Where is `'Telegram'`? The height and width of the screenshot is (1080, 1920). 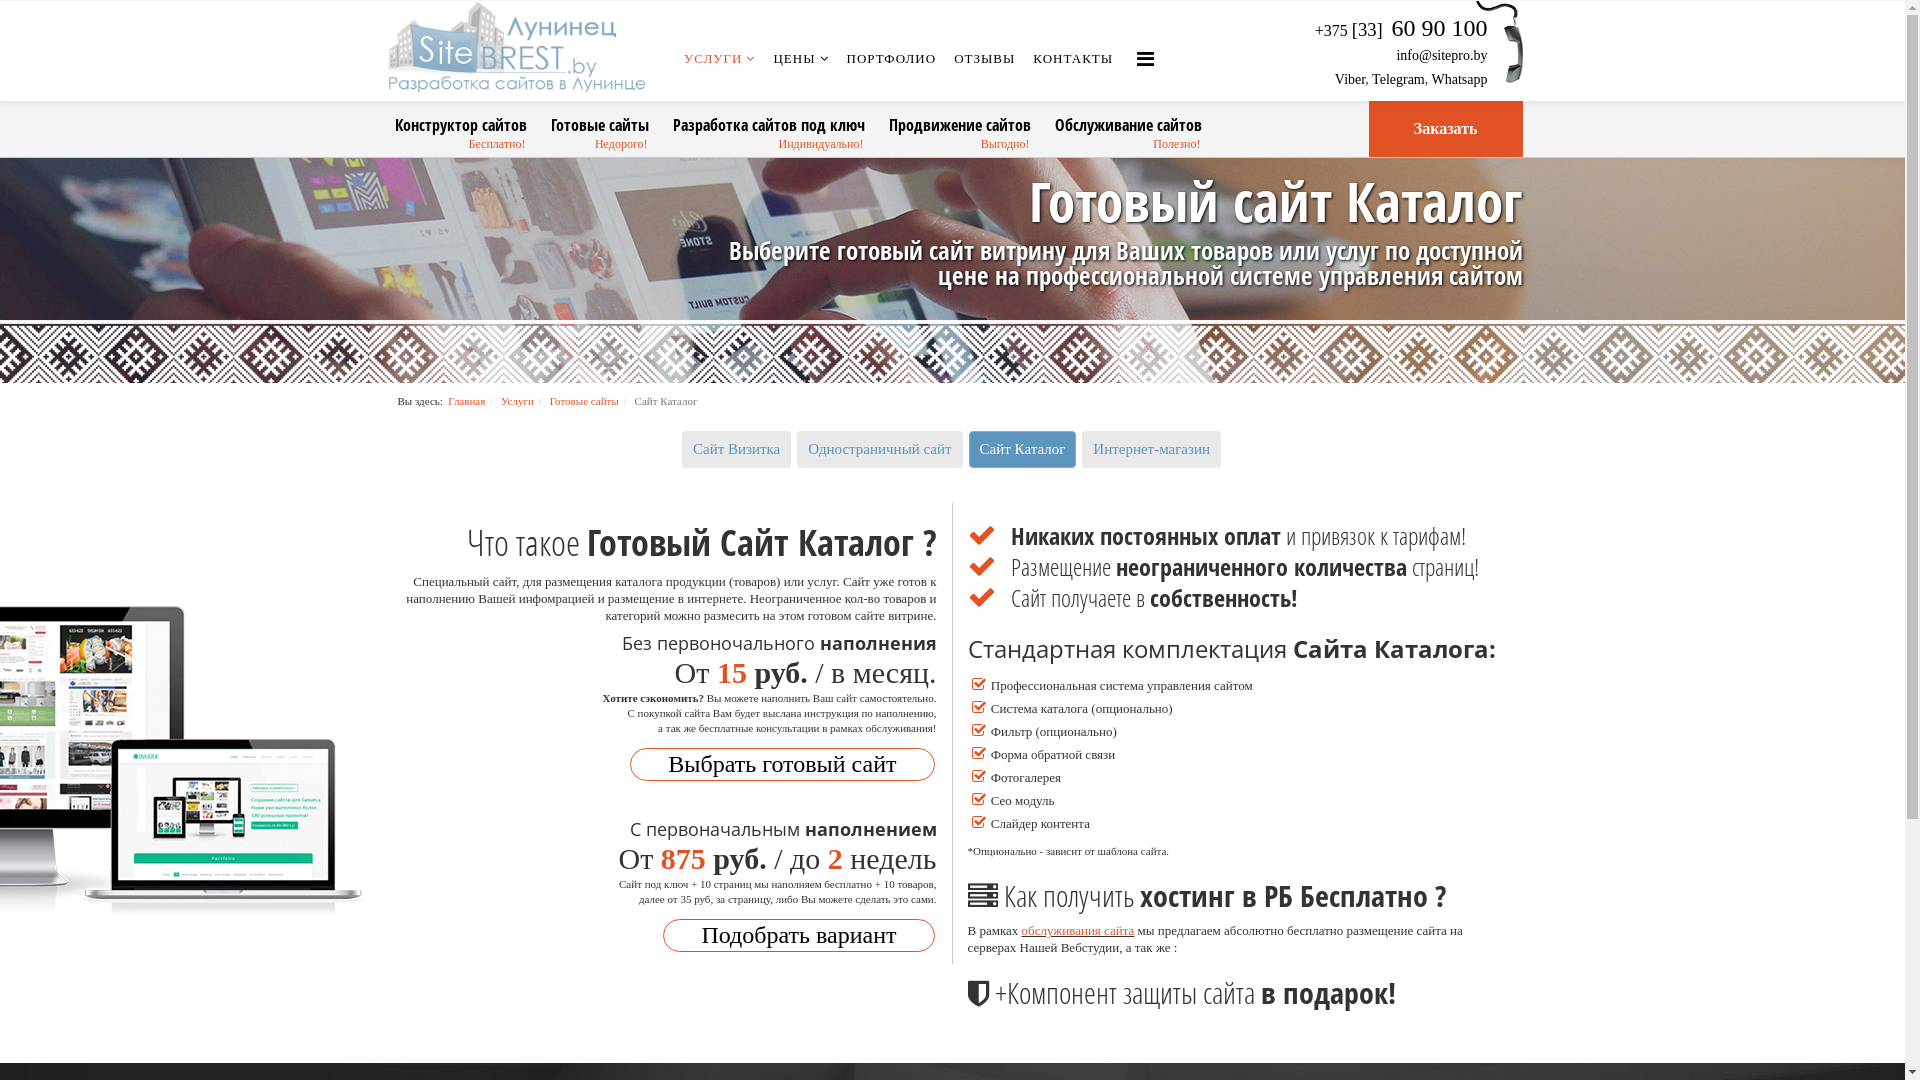
'Telegram' is located at coordinates (1397, 78).